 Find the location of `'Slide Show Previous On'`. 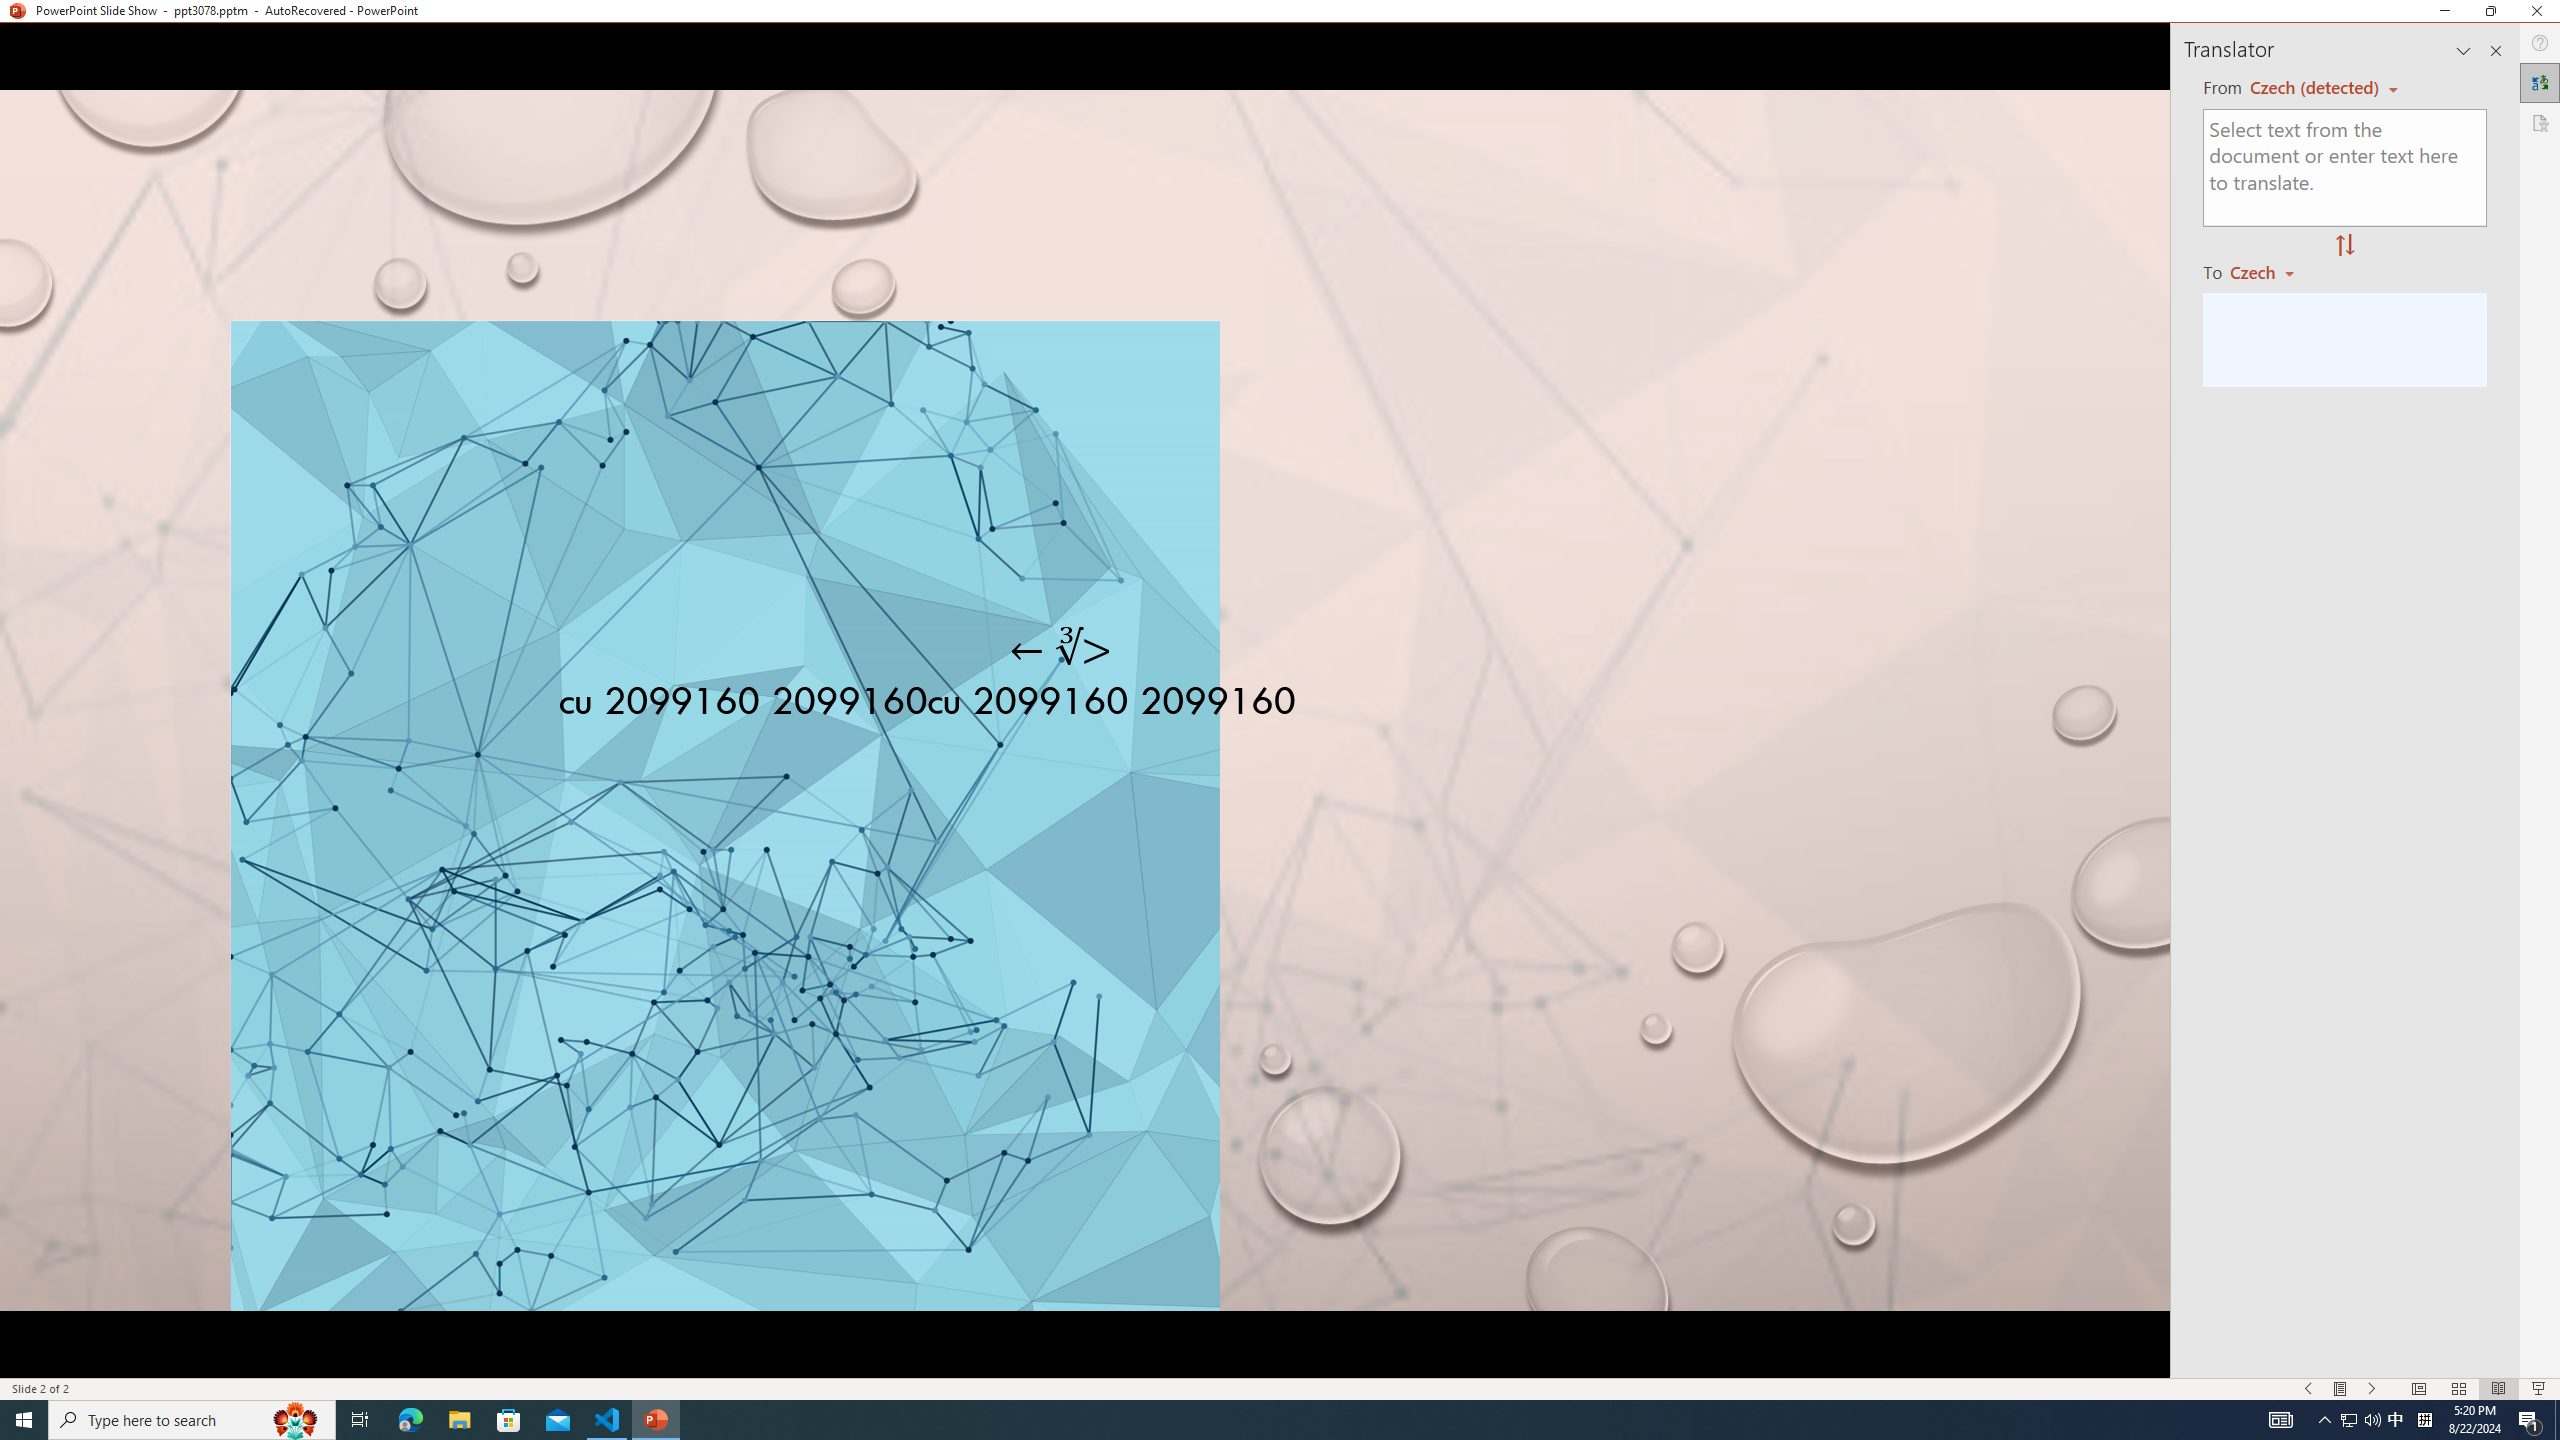

'Slide Show Previous On' is located at coordinates (2308, 1389).